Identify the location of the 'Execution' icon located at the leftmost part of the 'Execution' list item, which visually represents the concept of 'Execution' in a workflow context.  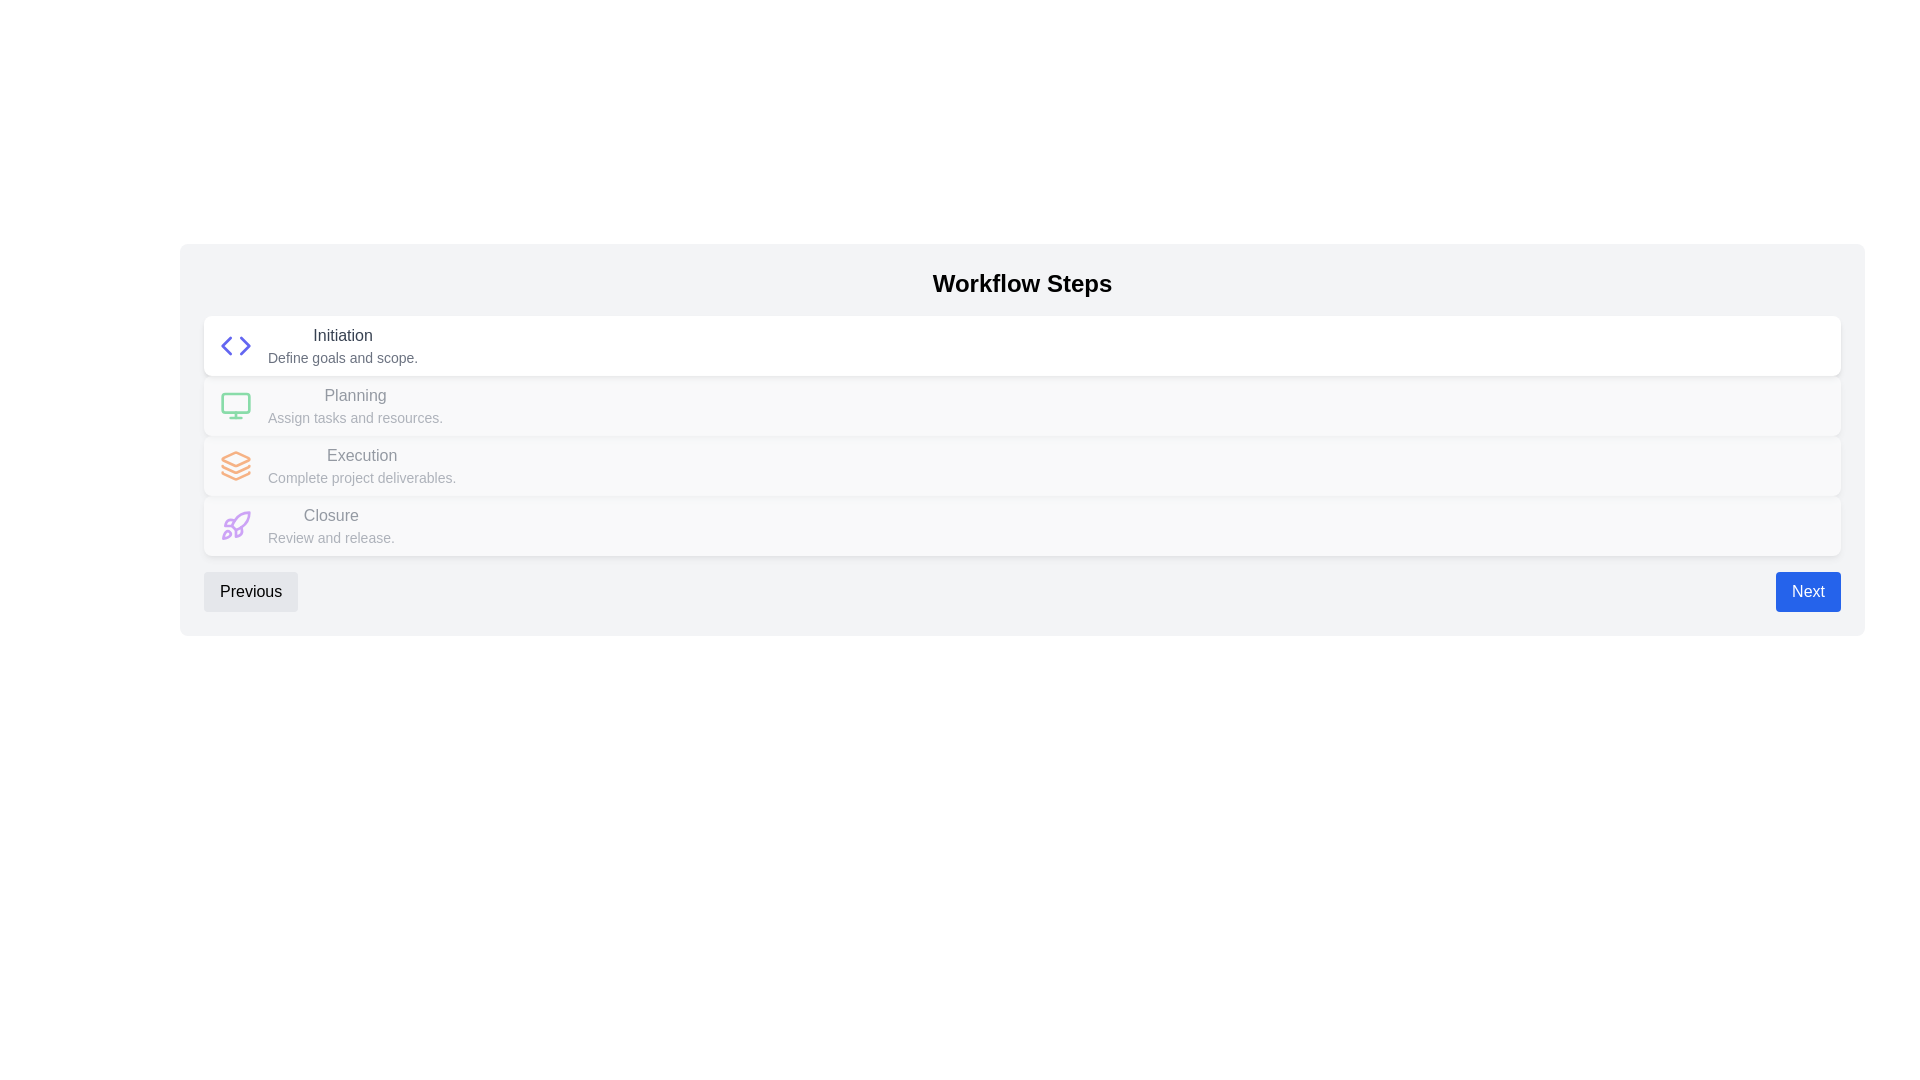
(235, 466).